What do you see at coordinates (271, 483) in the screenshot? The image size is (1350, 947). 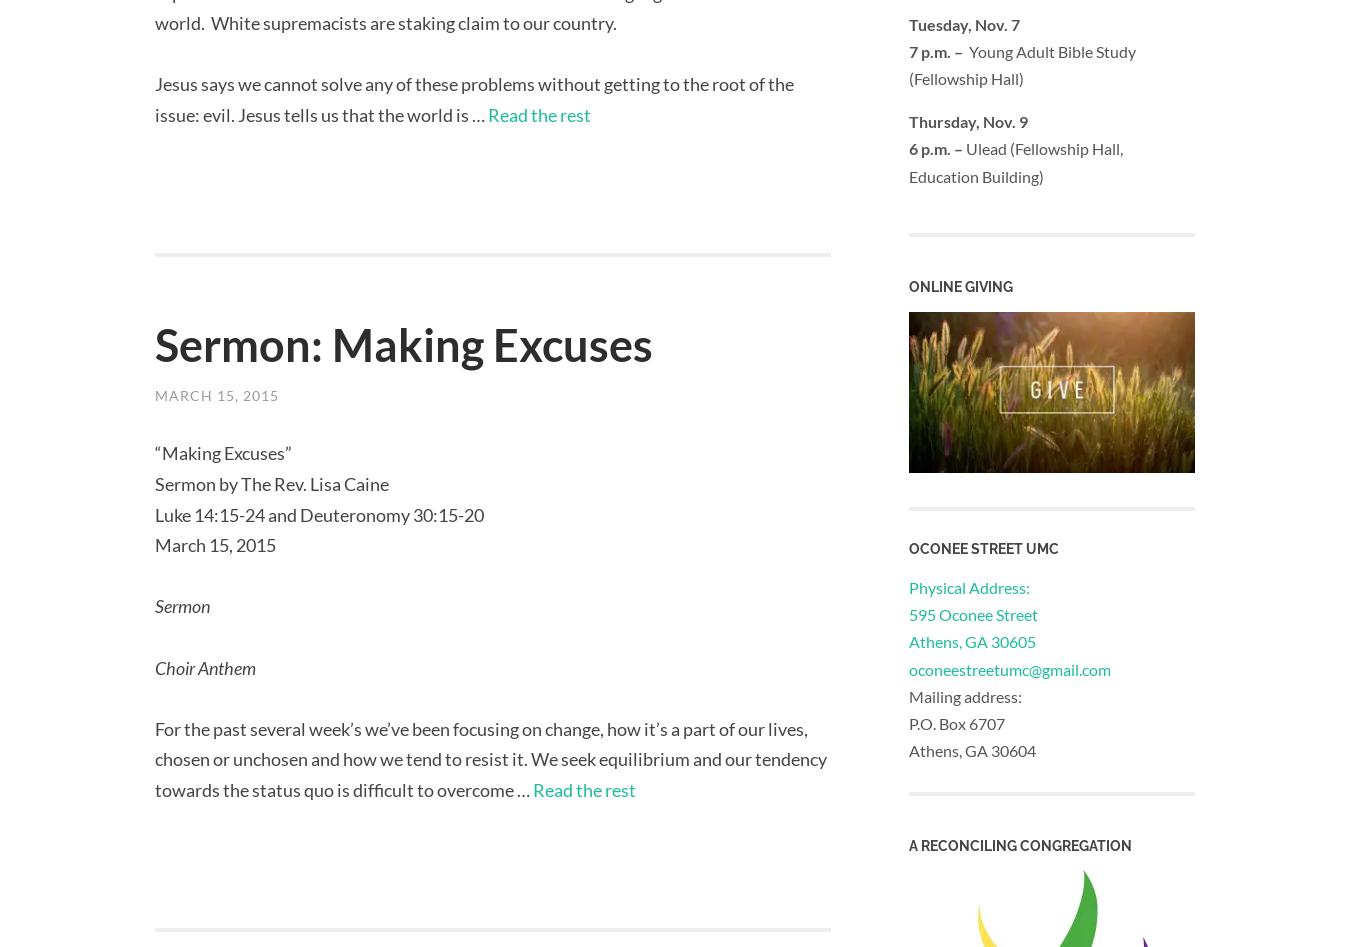 I see `'Sermon by The Rev. Lisa Caine'` at bounding box center [271, 483].